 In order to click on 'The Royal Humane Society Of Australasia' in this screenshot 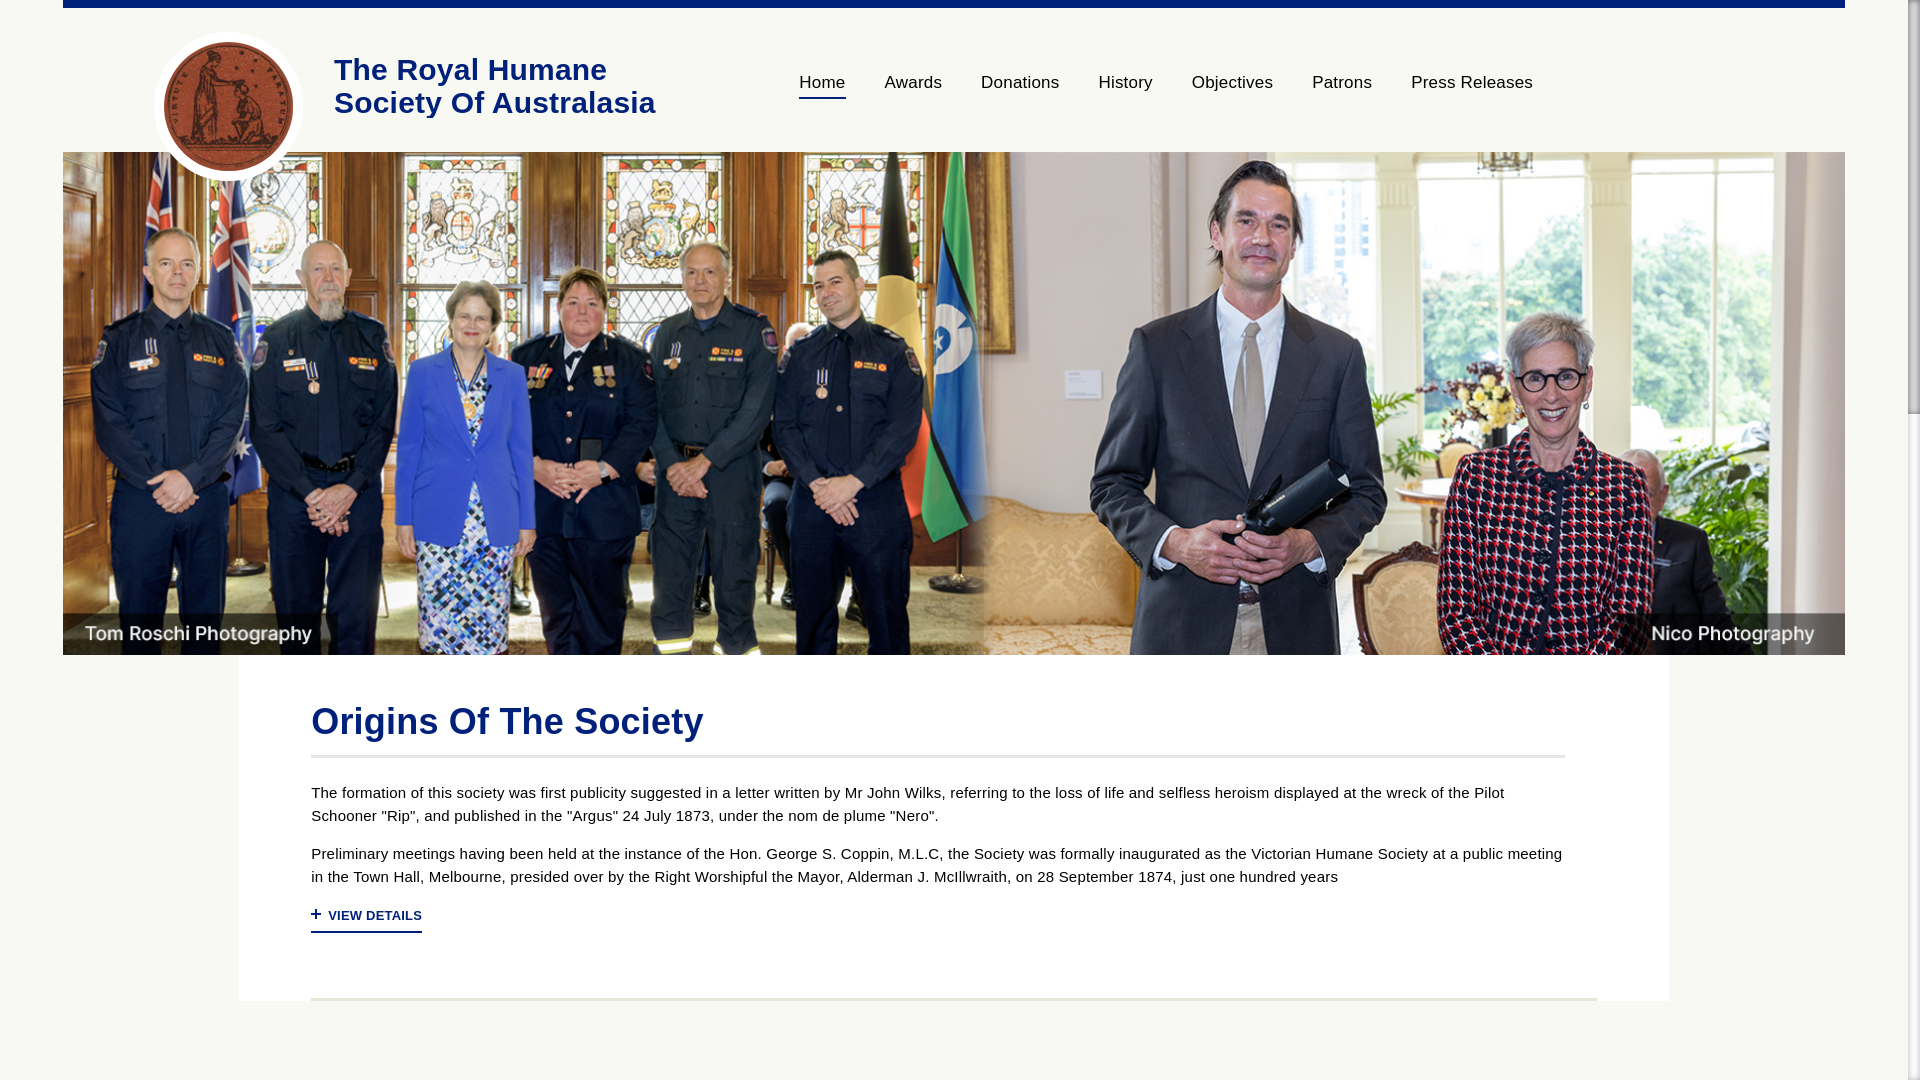, I will do `click(334, 84)`.